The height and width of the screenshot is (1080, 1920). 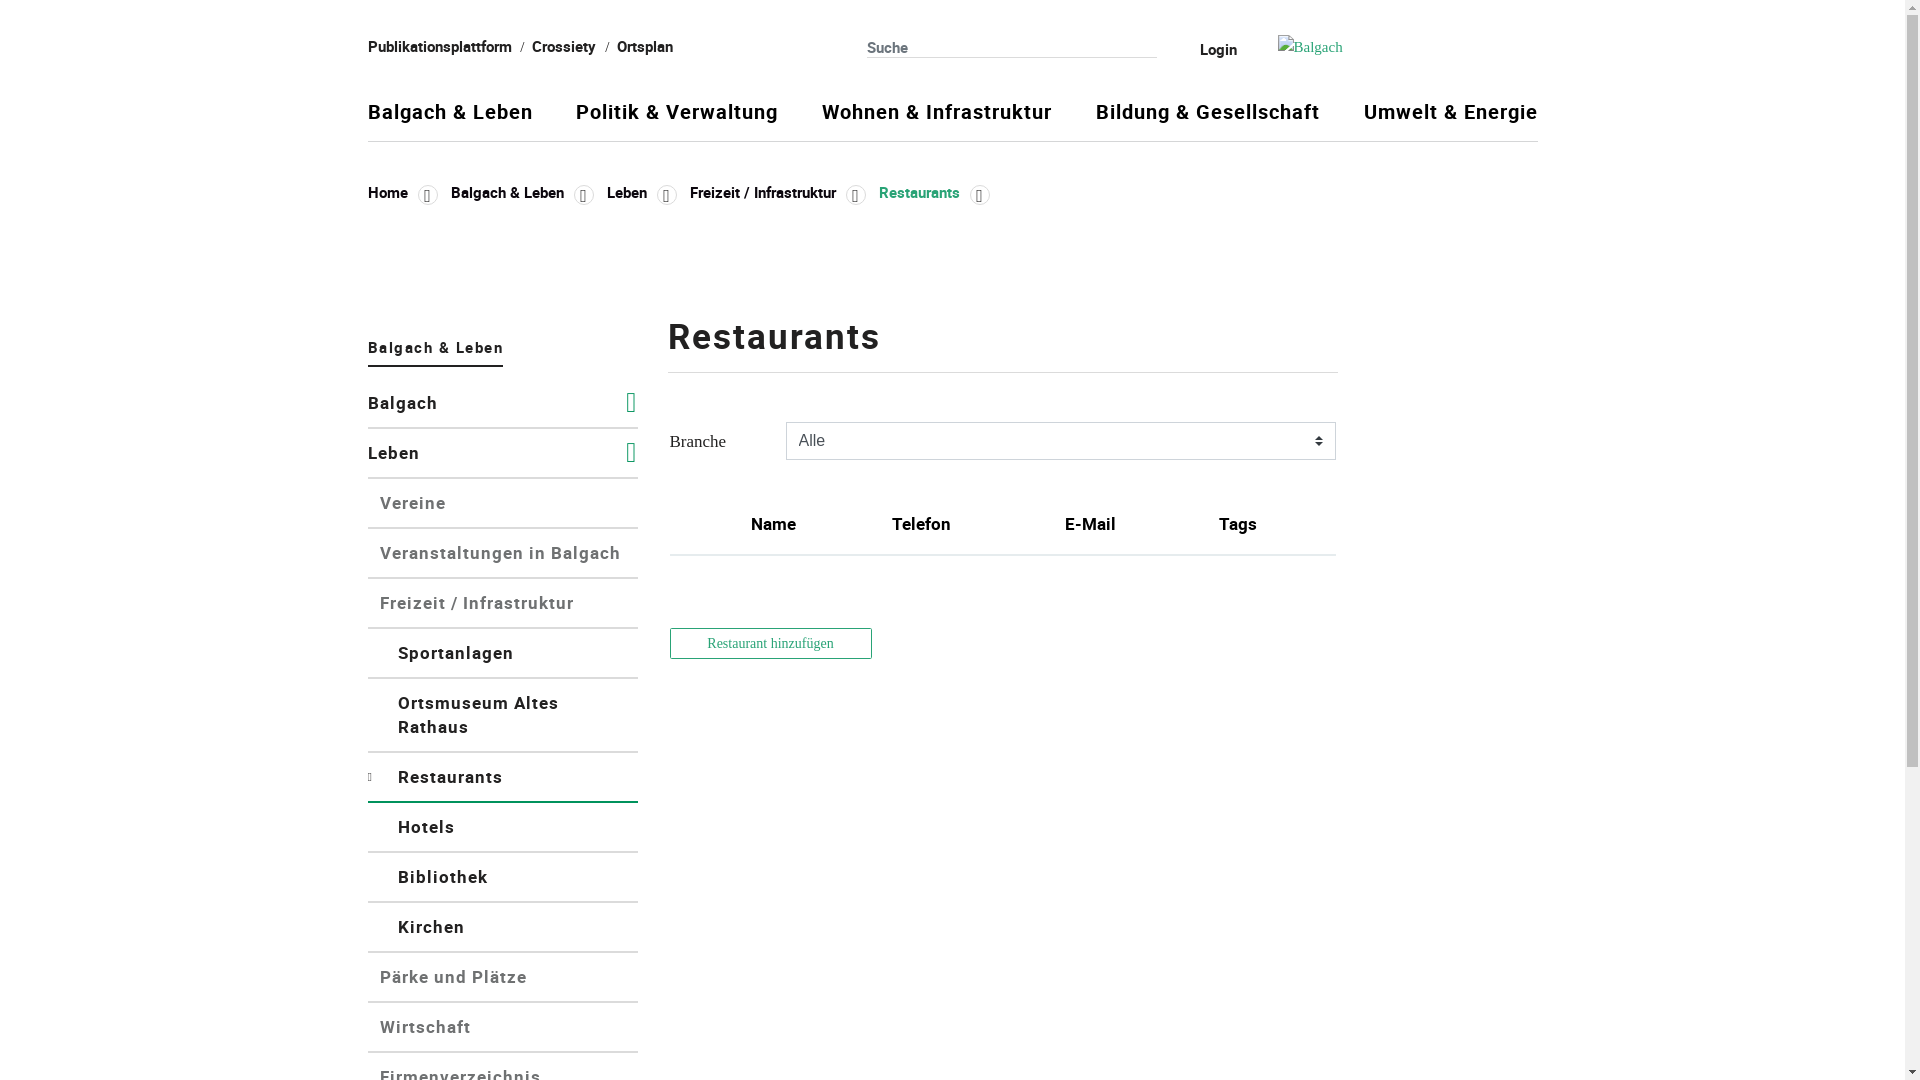 I want to click on 'Sportanlagen', so click(x=503, y=654).